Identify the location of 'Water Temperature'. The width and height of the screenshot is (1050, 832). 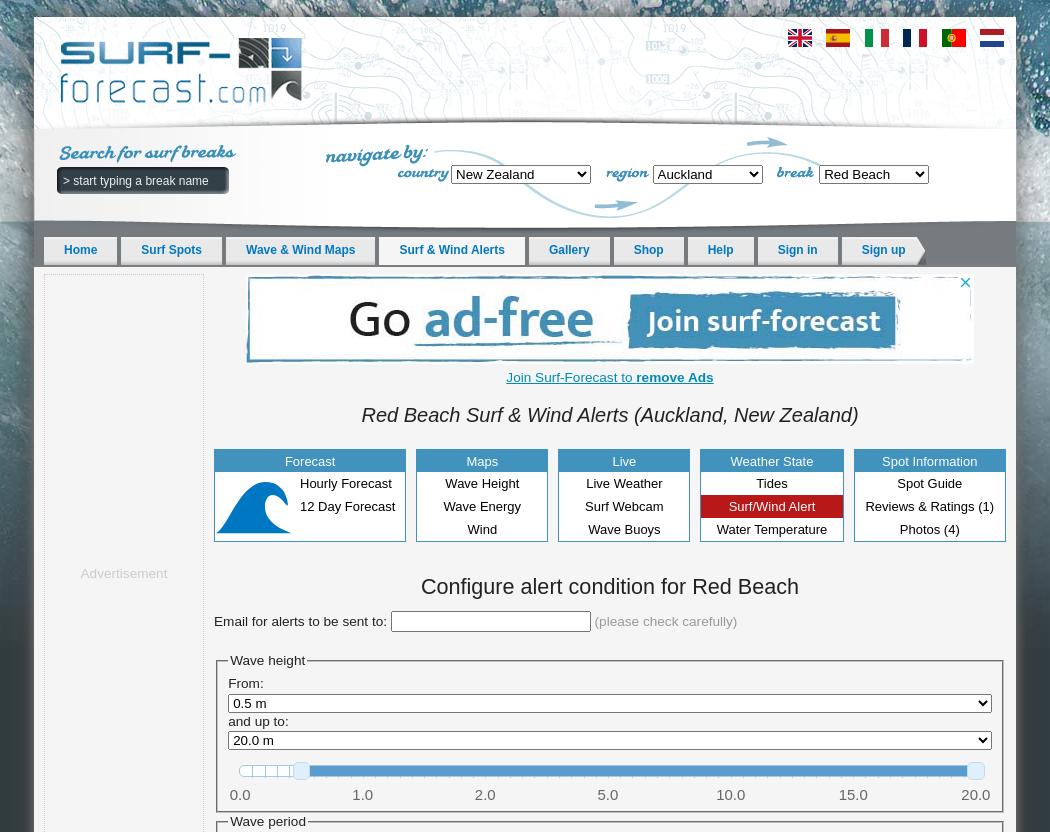
(771, 529).